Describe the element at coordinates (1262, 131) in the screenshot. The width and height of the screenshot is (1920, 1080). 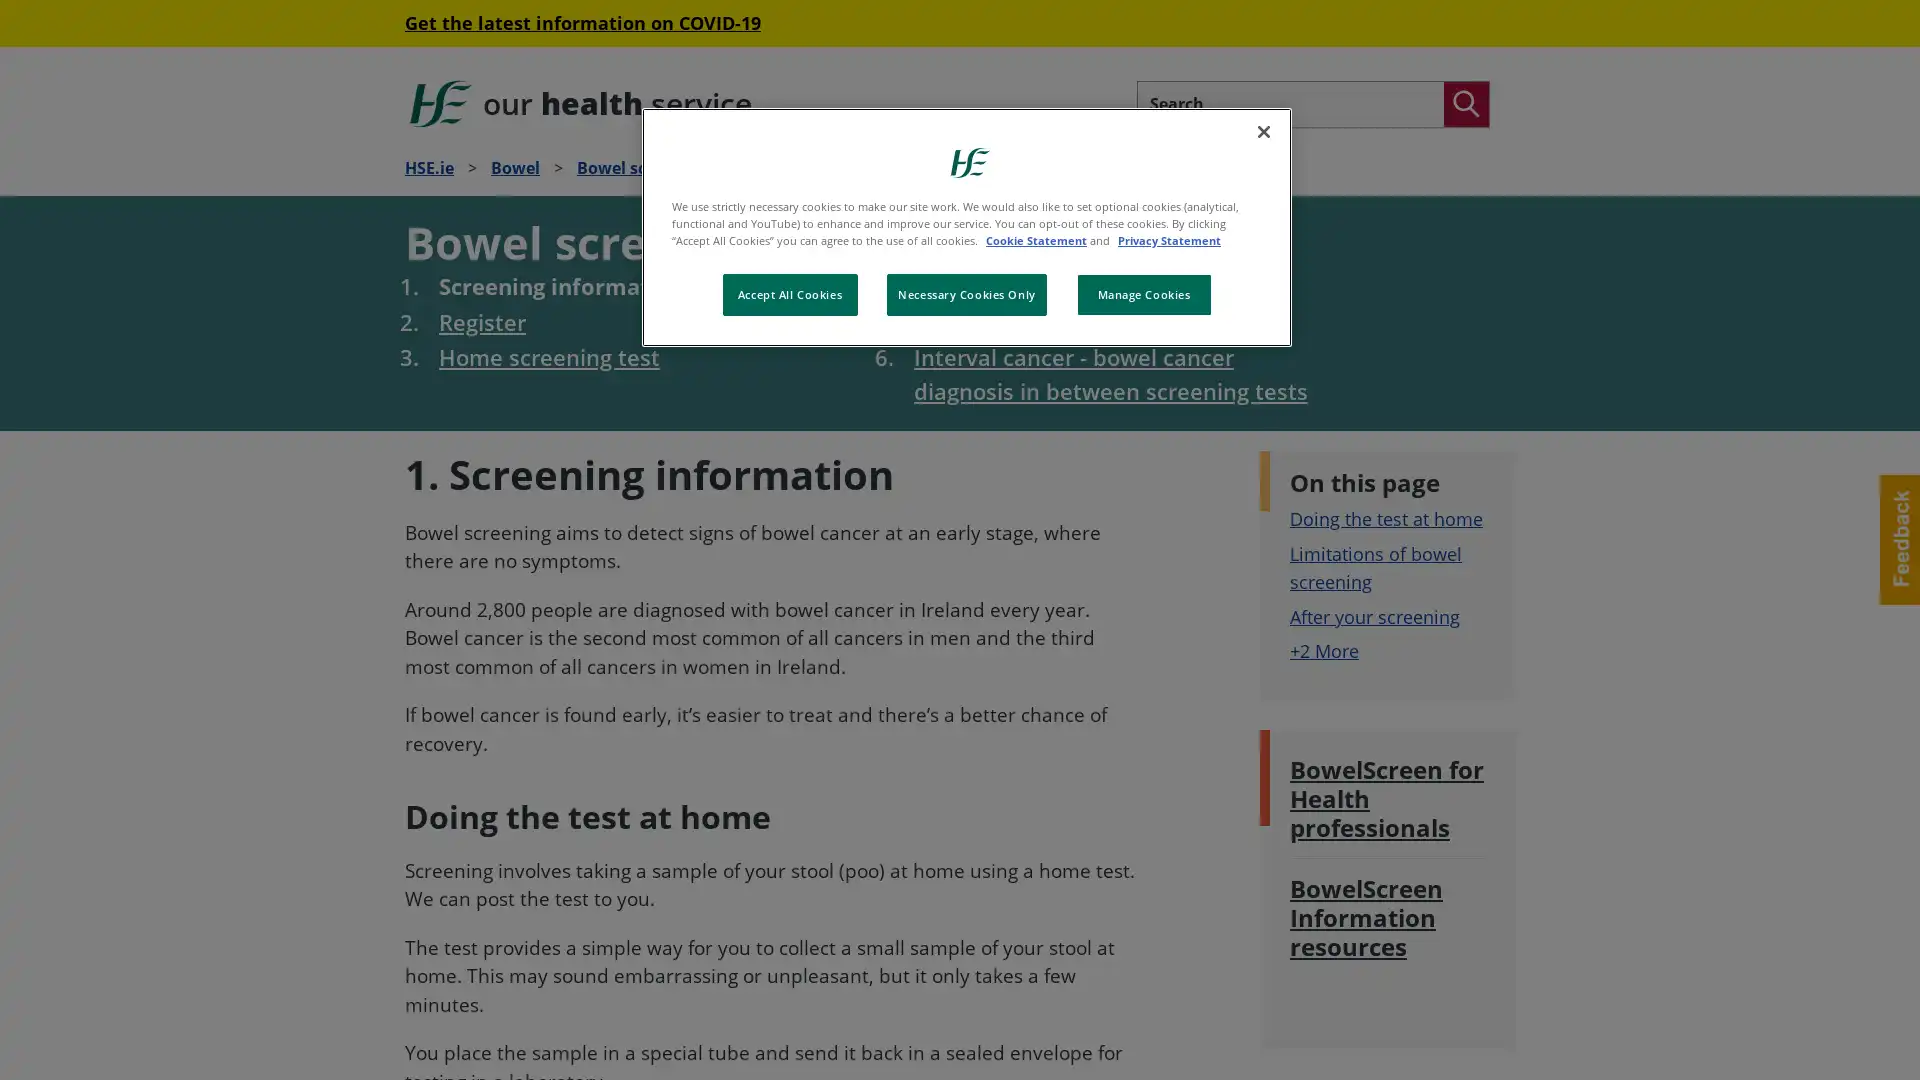
I see `Close` at that location.